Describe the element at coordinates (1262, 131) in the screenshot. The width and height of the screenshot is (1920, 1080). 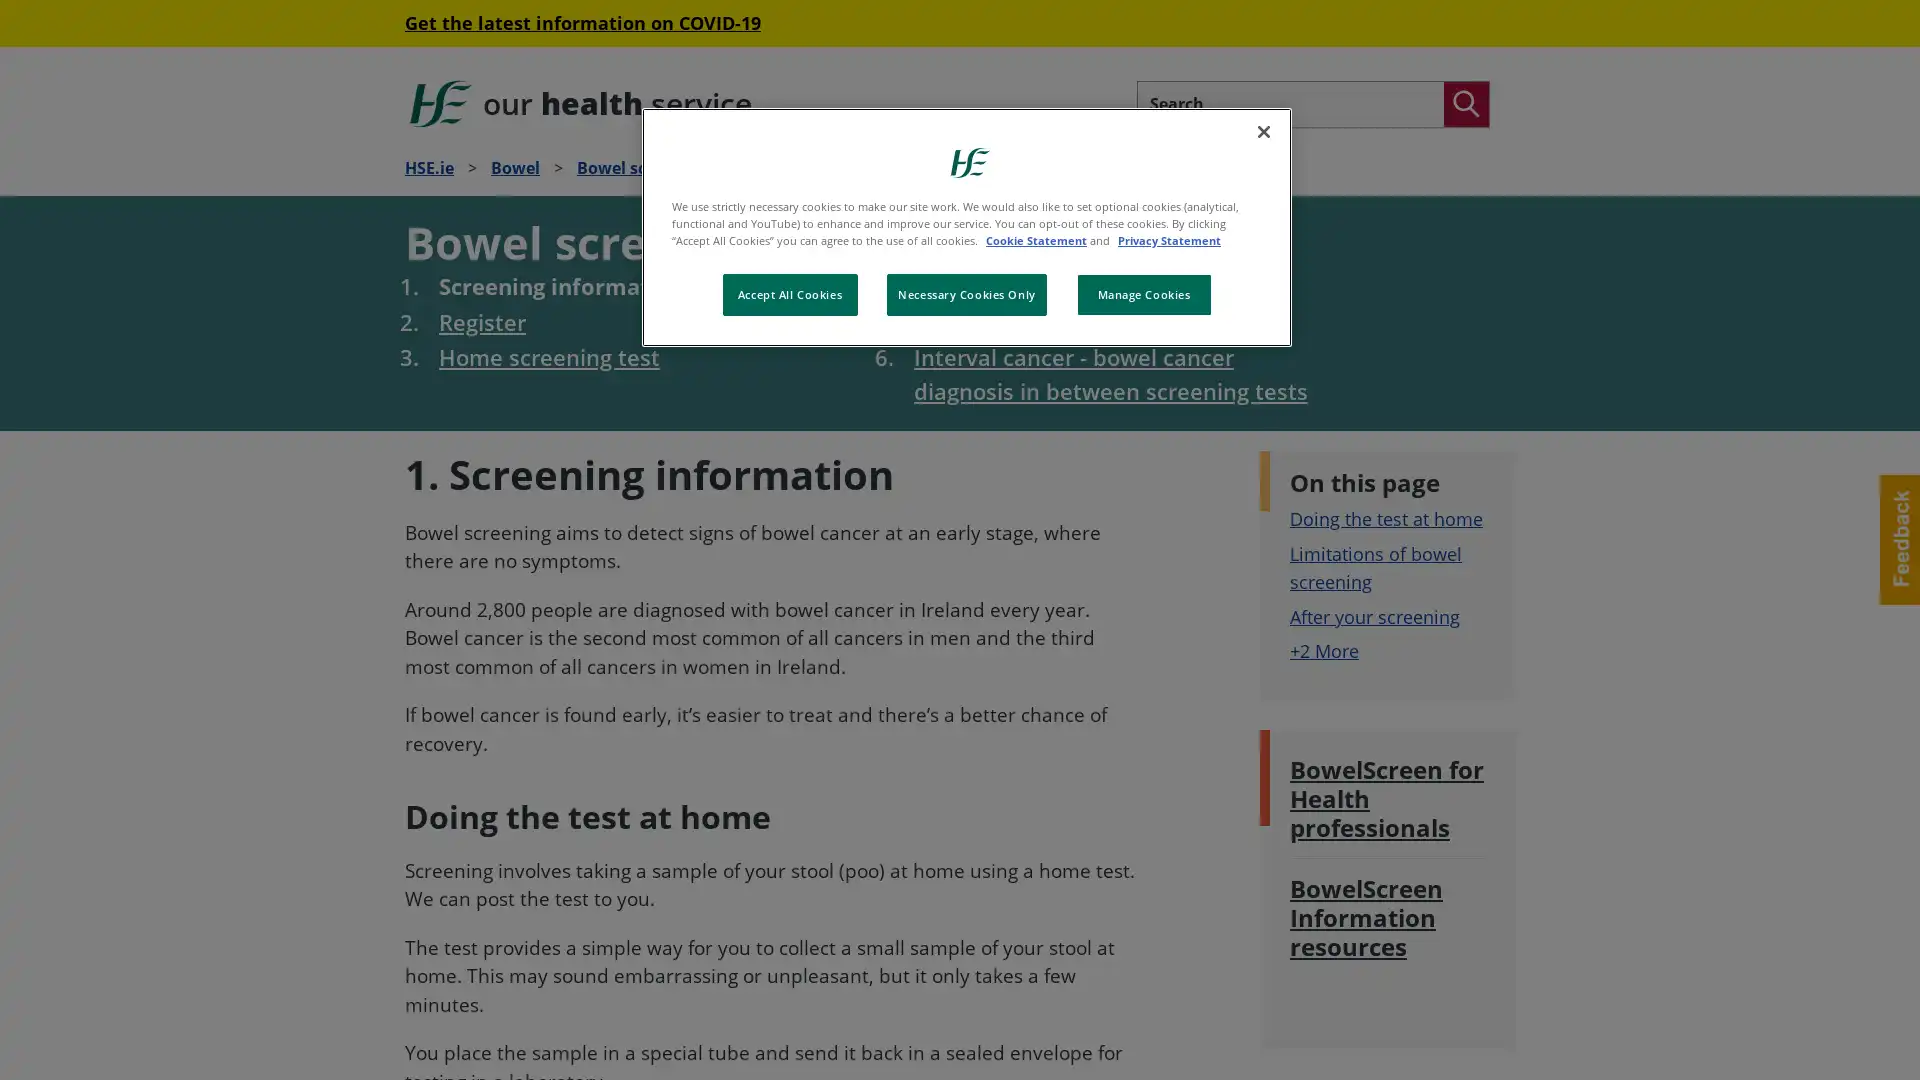
I see `Close` at that location.